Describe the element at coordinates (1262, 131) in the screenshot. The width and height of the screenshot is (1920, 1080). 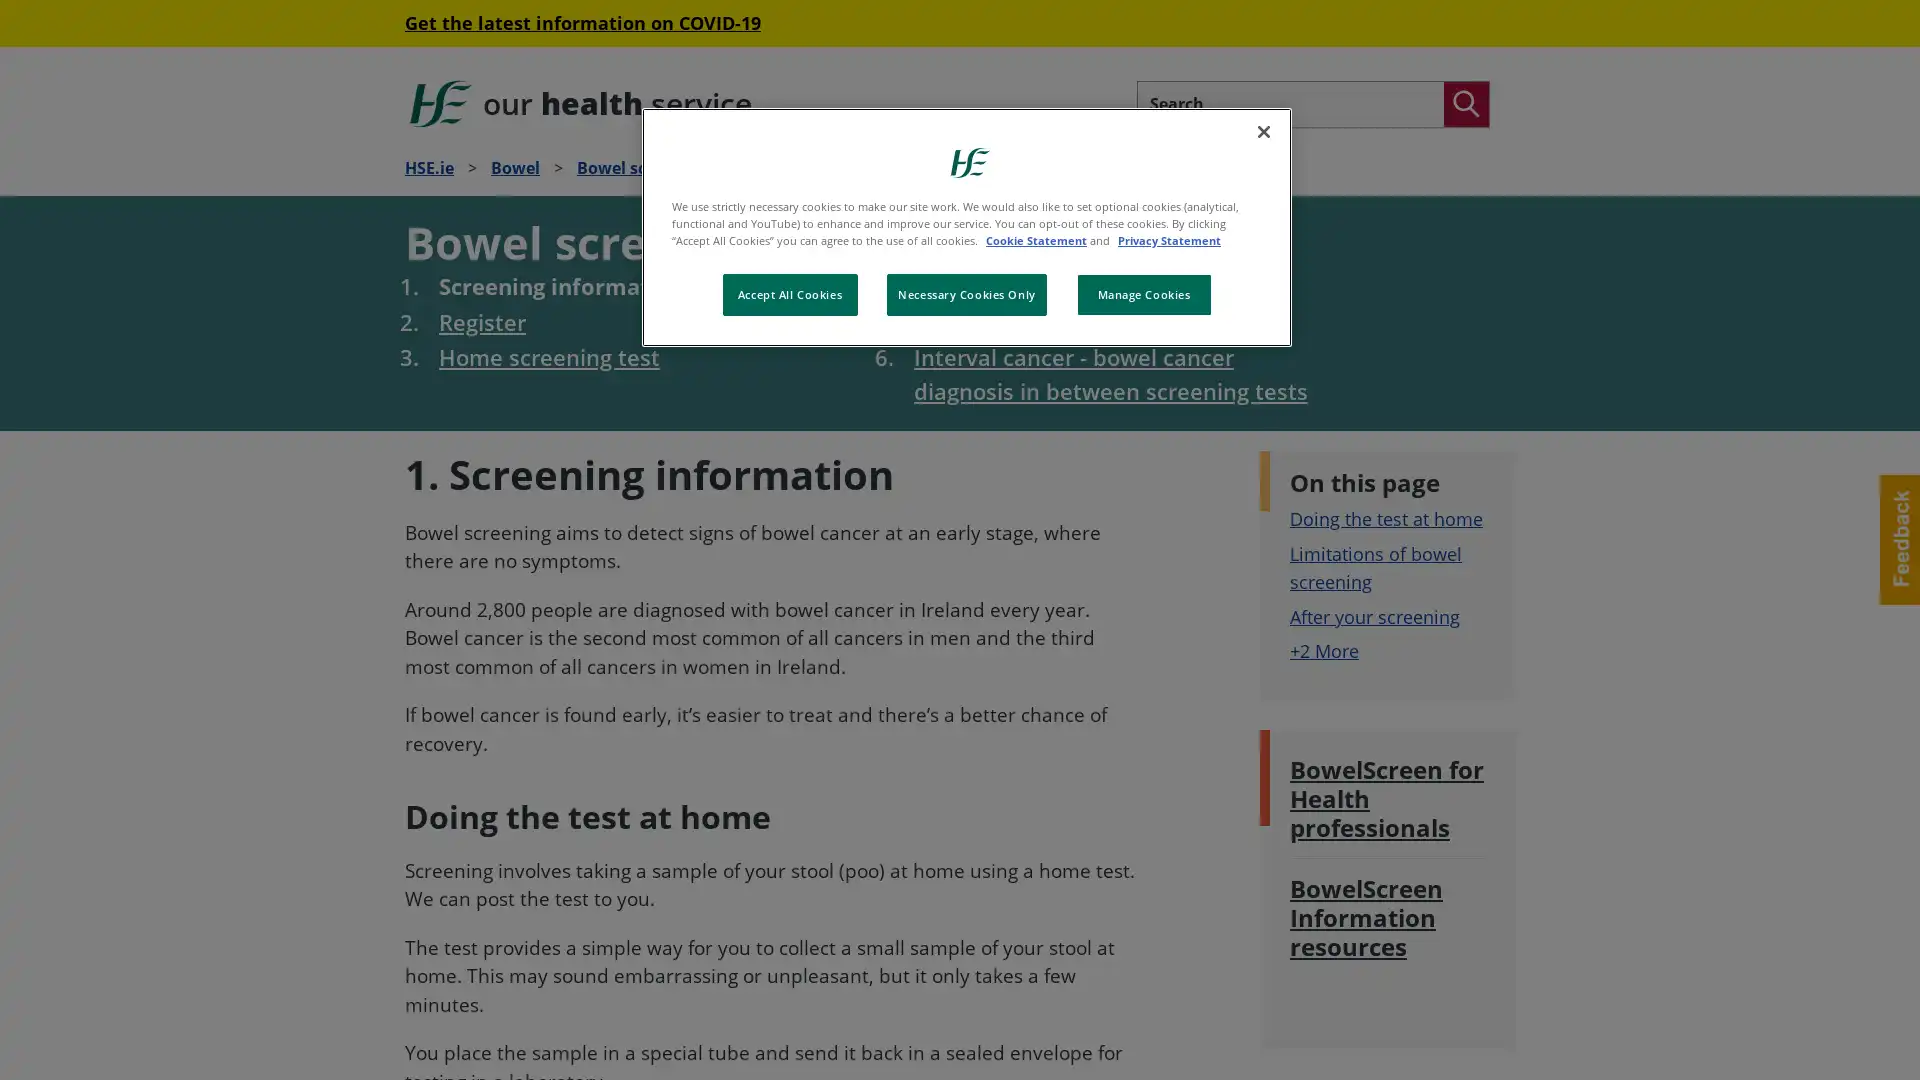
I see `Close` at that location.